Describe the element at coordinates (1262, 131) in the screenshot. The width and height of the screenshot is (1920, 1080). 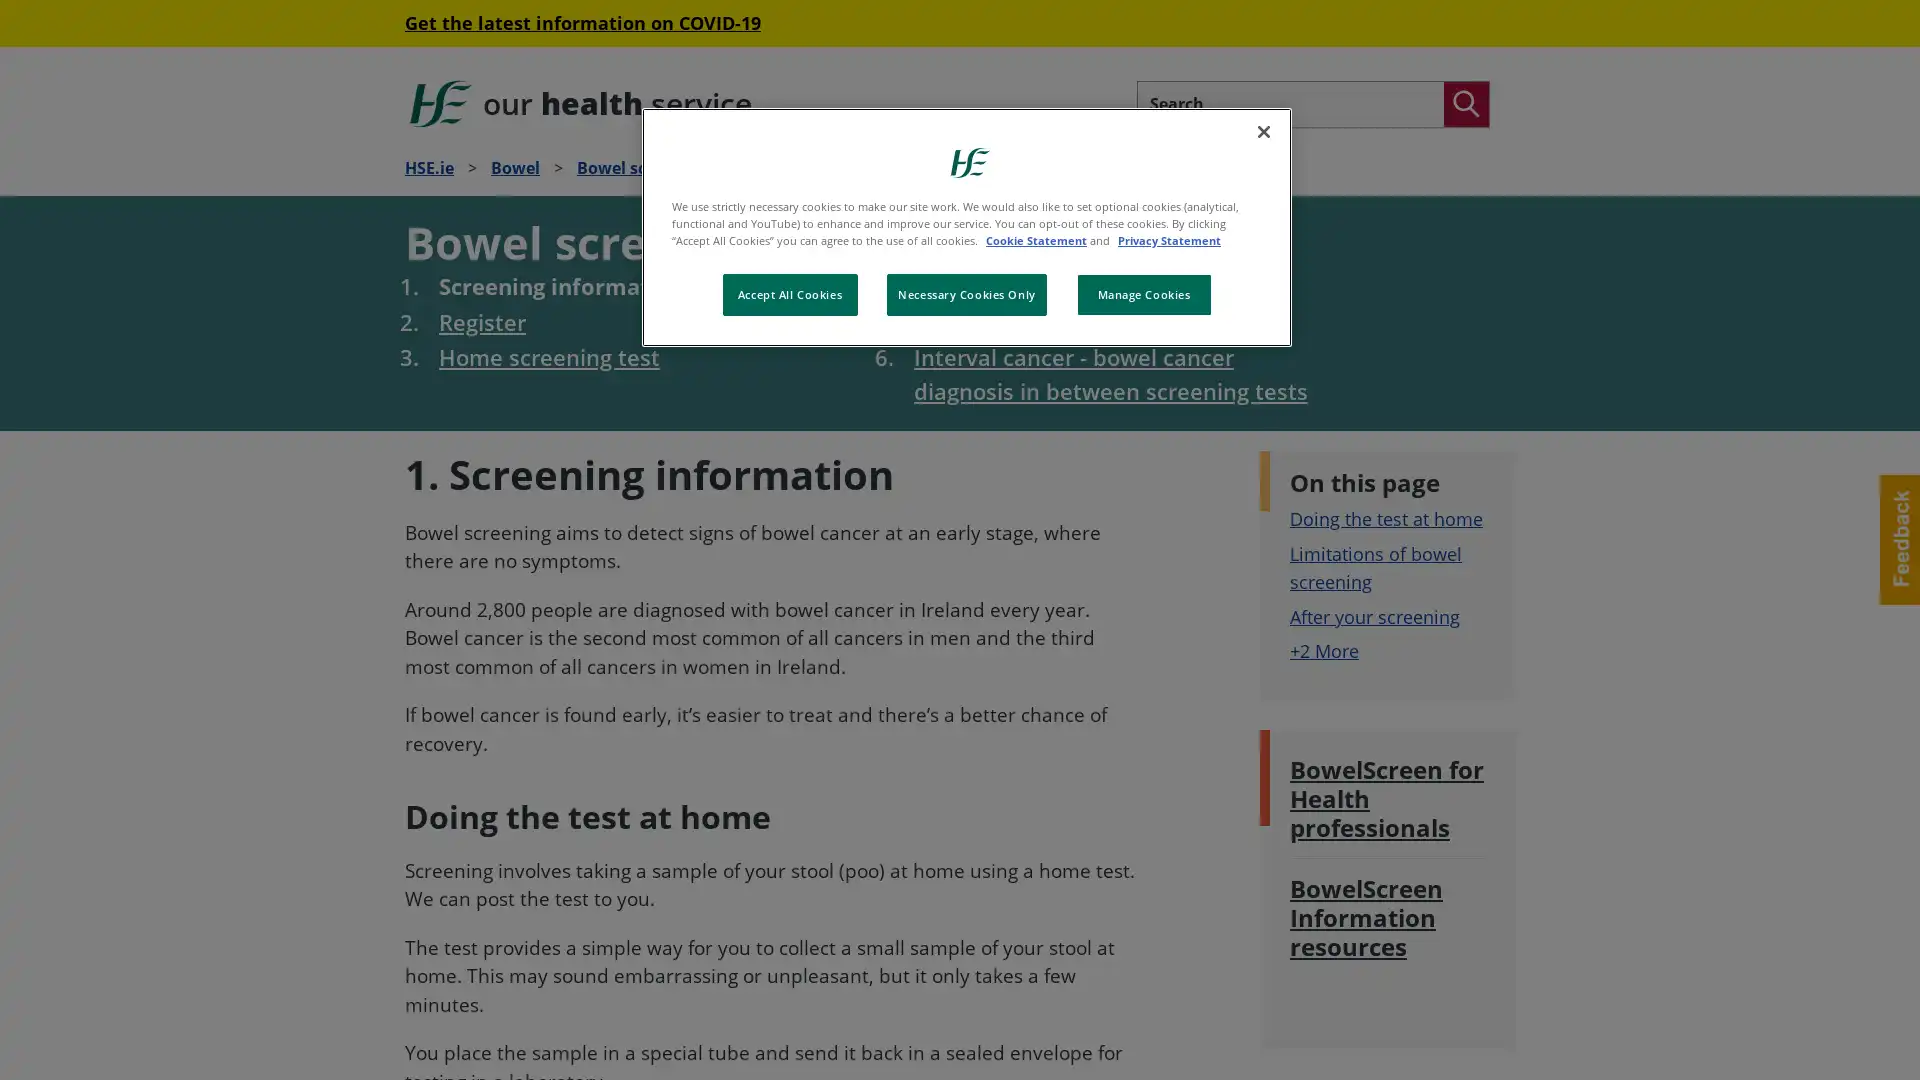
I see `Close` at that location.